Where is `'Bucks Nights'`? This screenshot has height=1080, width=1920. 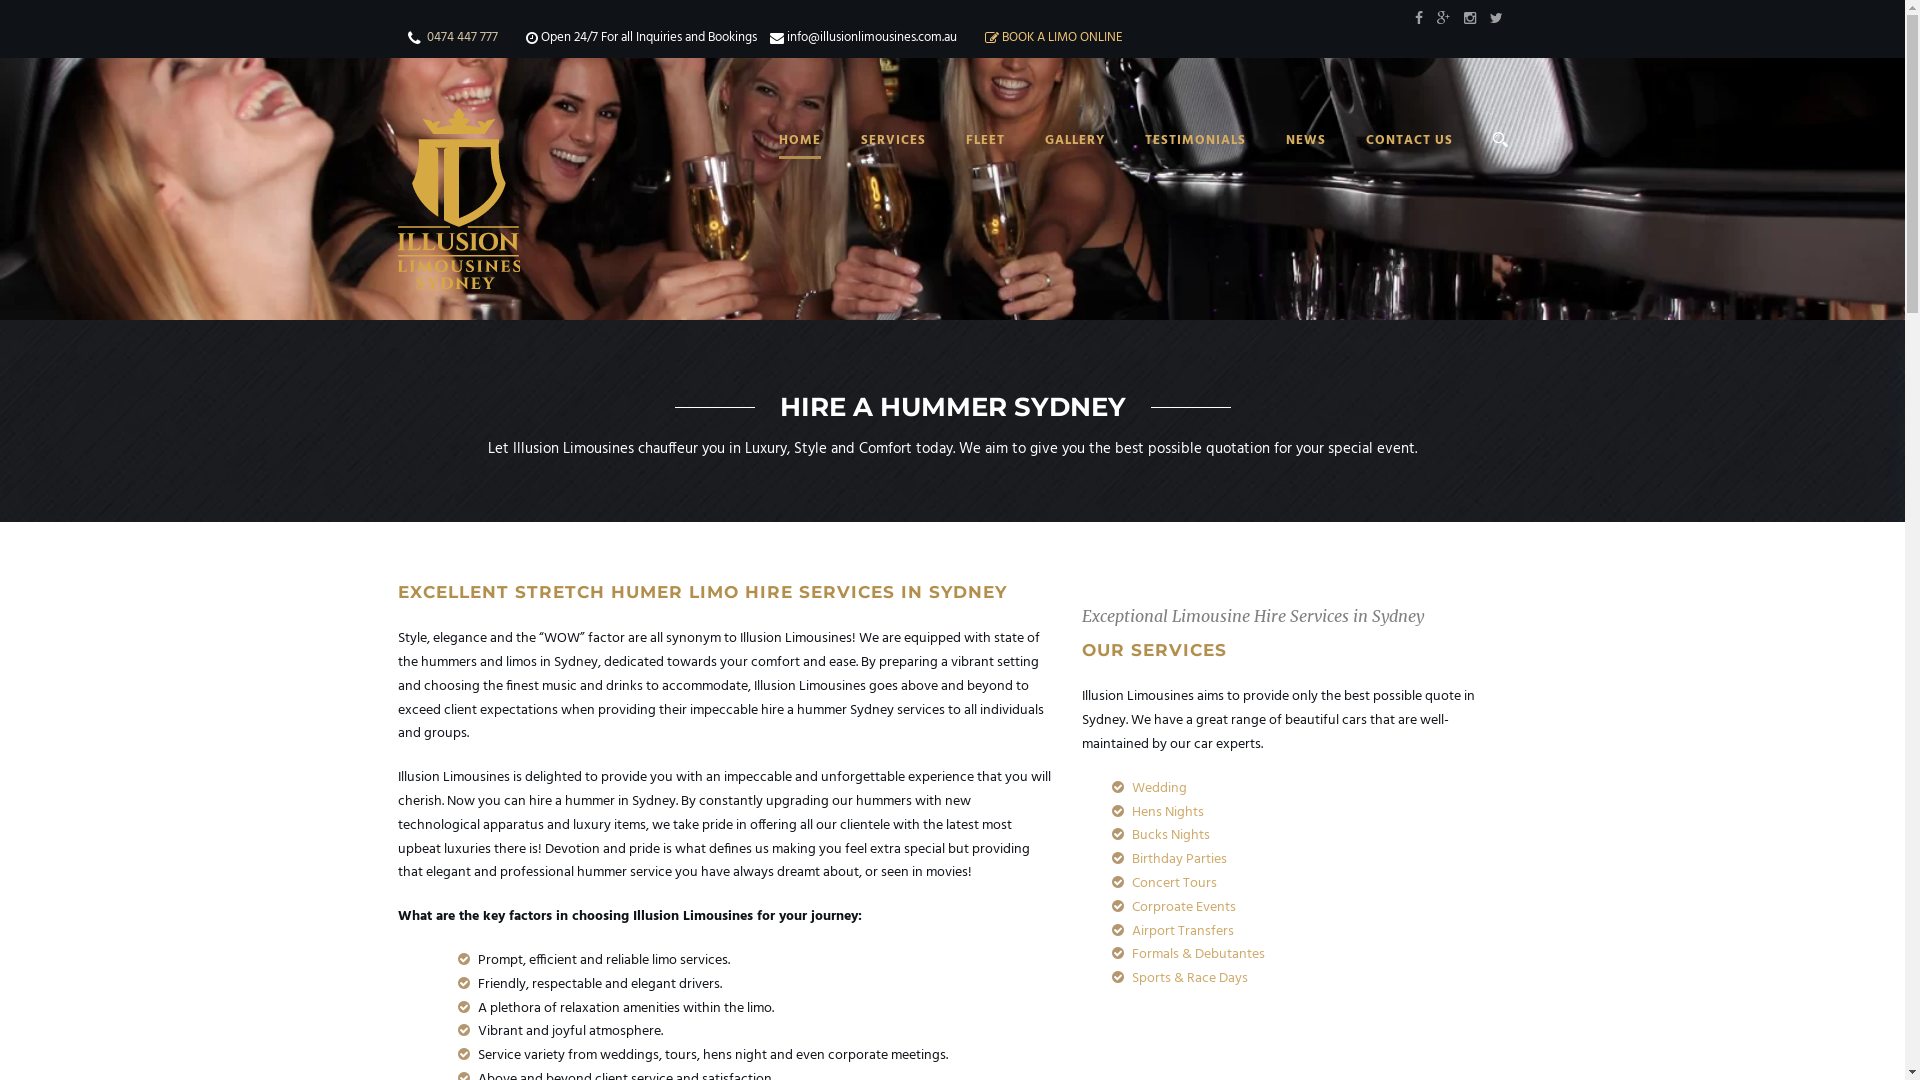
'Bucks Nights' is located at coordinates (1132, 835).